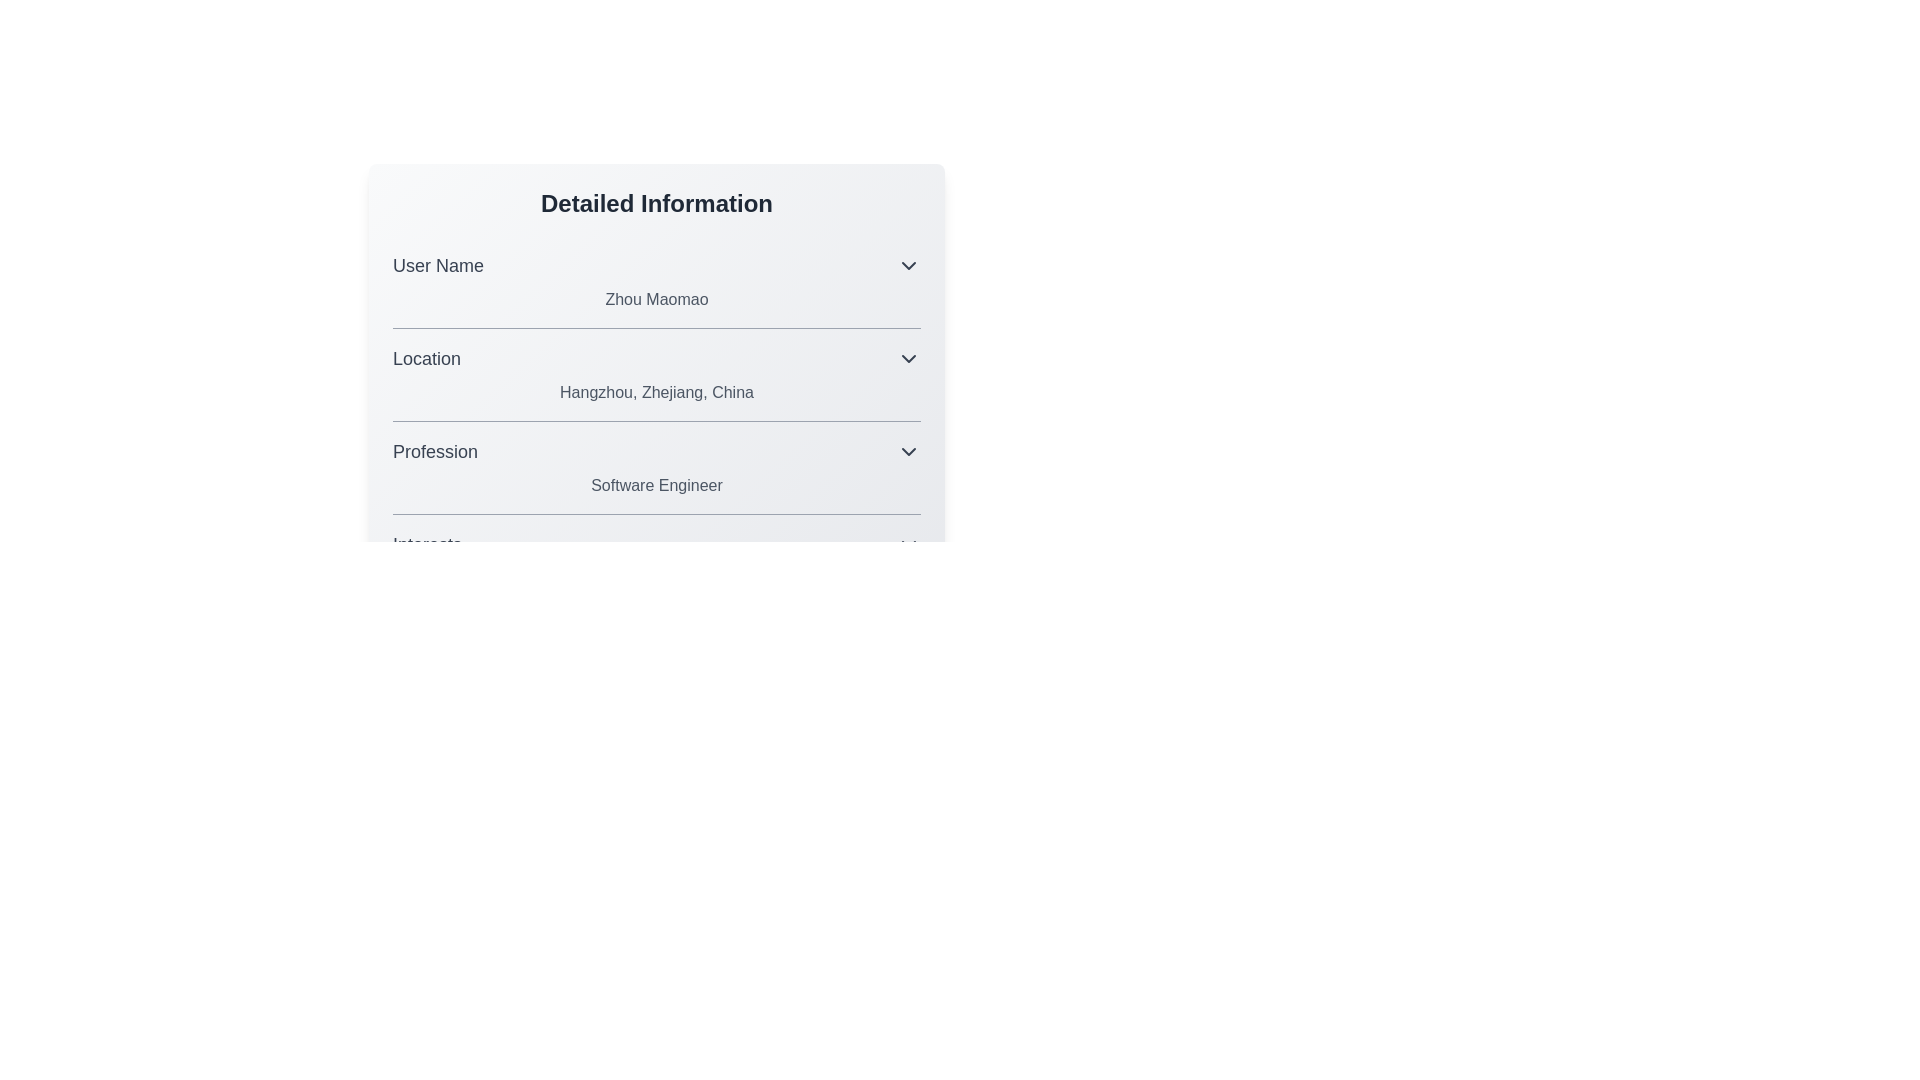 The height and width of the screenshot is (1080, 1920). Describe the element at coordinates (907, 544) in the screenshot. I see `the downward chevron icon located at the far right of the 'Interests' section header` at that location.